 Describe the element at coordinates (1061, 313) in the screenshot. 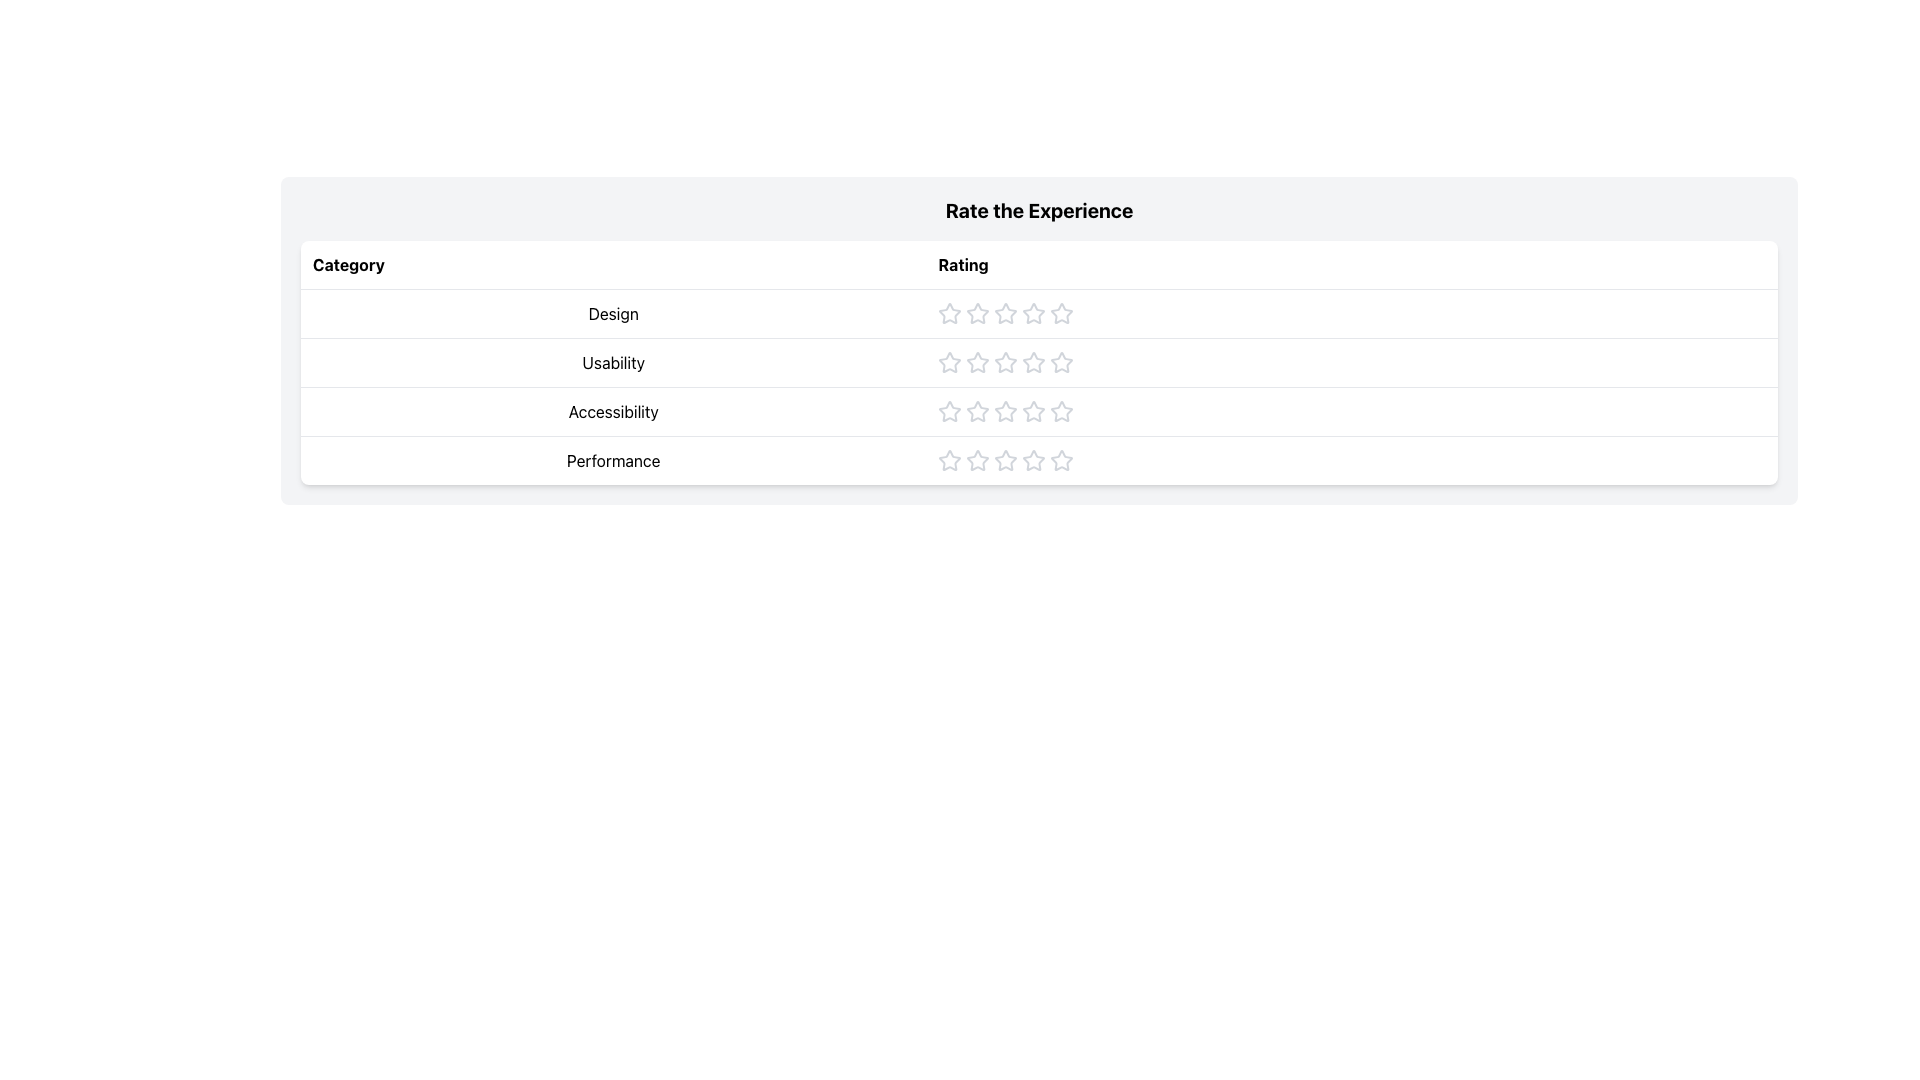

I see `the fourth star-shaped icon in the 'Rating' column for the 'Design' category to rate it` at that location.